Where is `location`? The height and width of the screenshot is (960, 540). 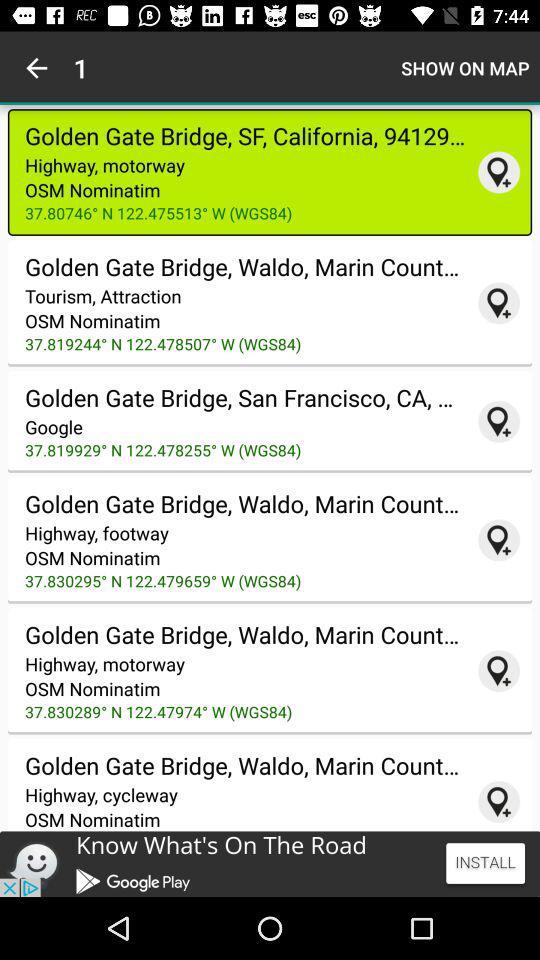 location is located at coordinates (498, 539).